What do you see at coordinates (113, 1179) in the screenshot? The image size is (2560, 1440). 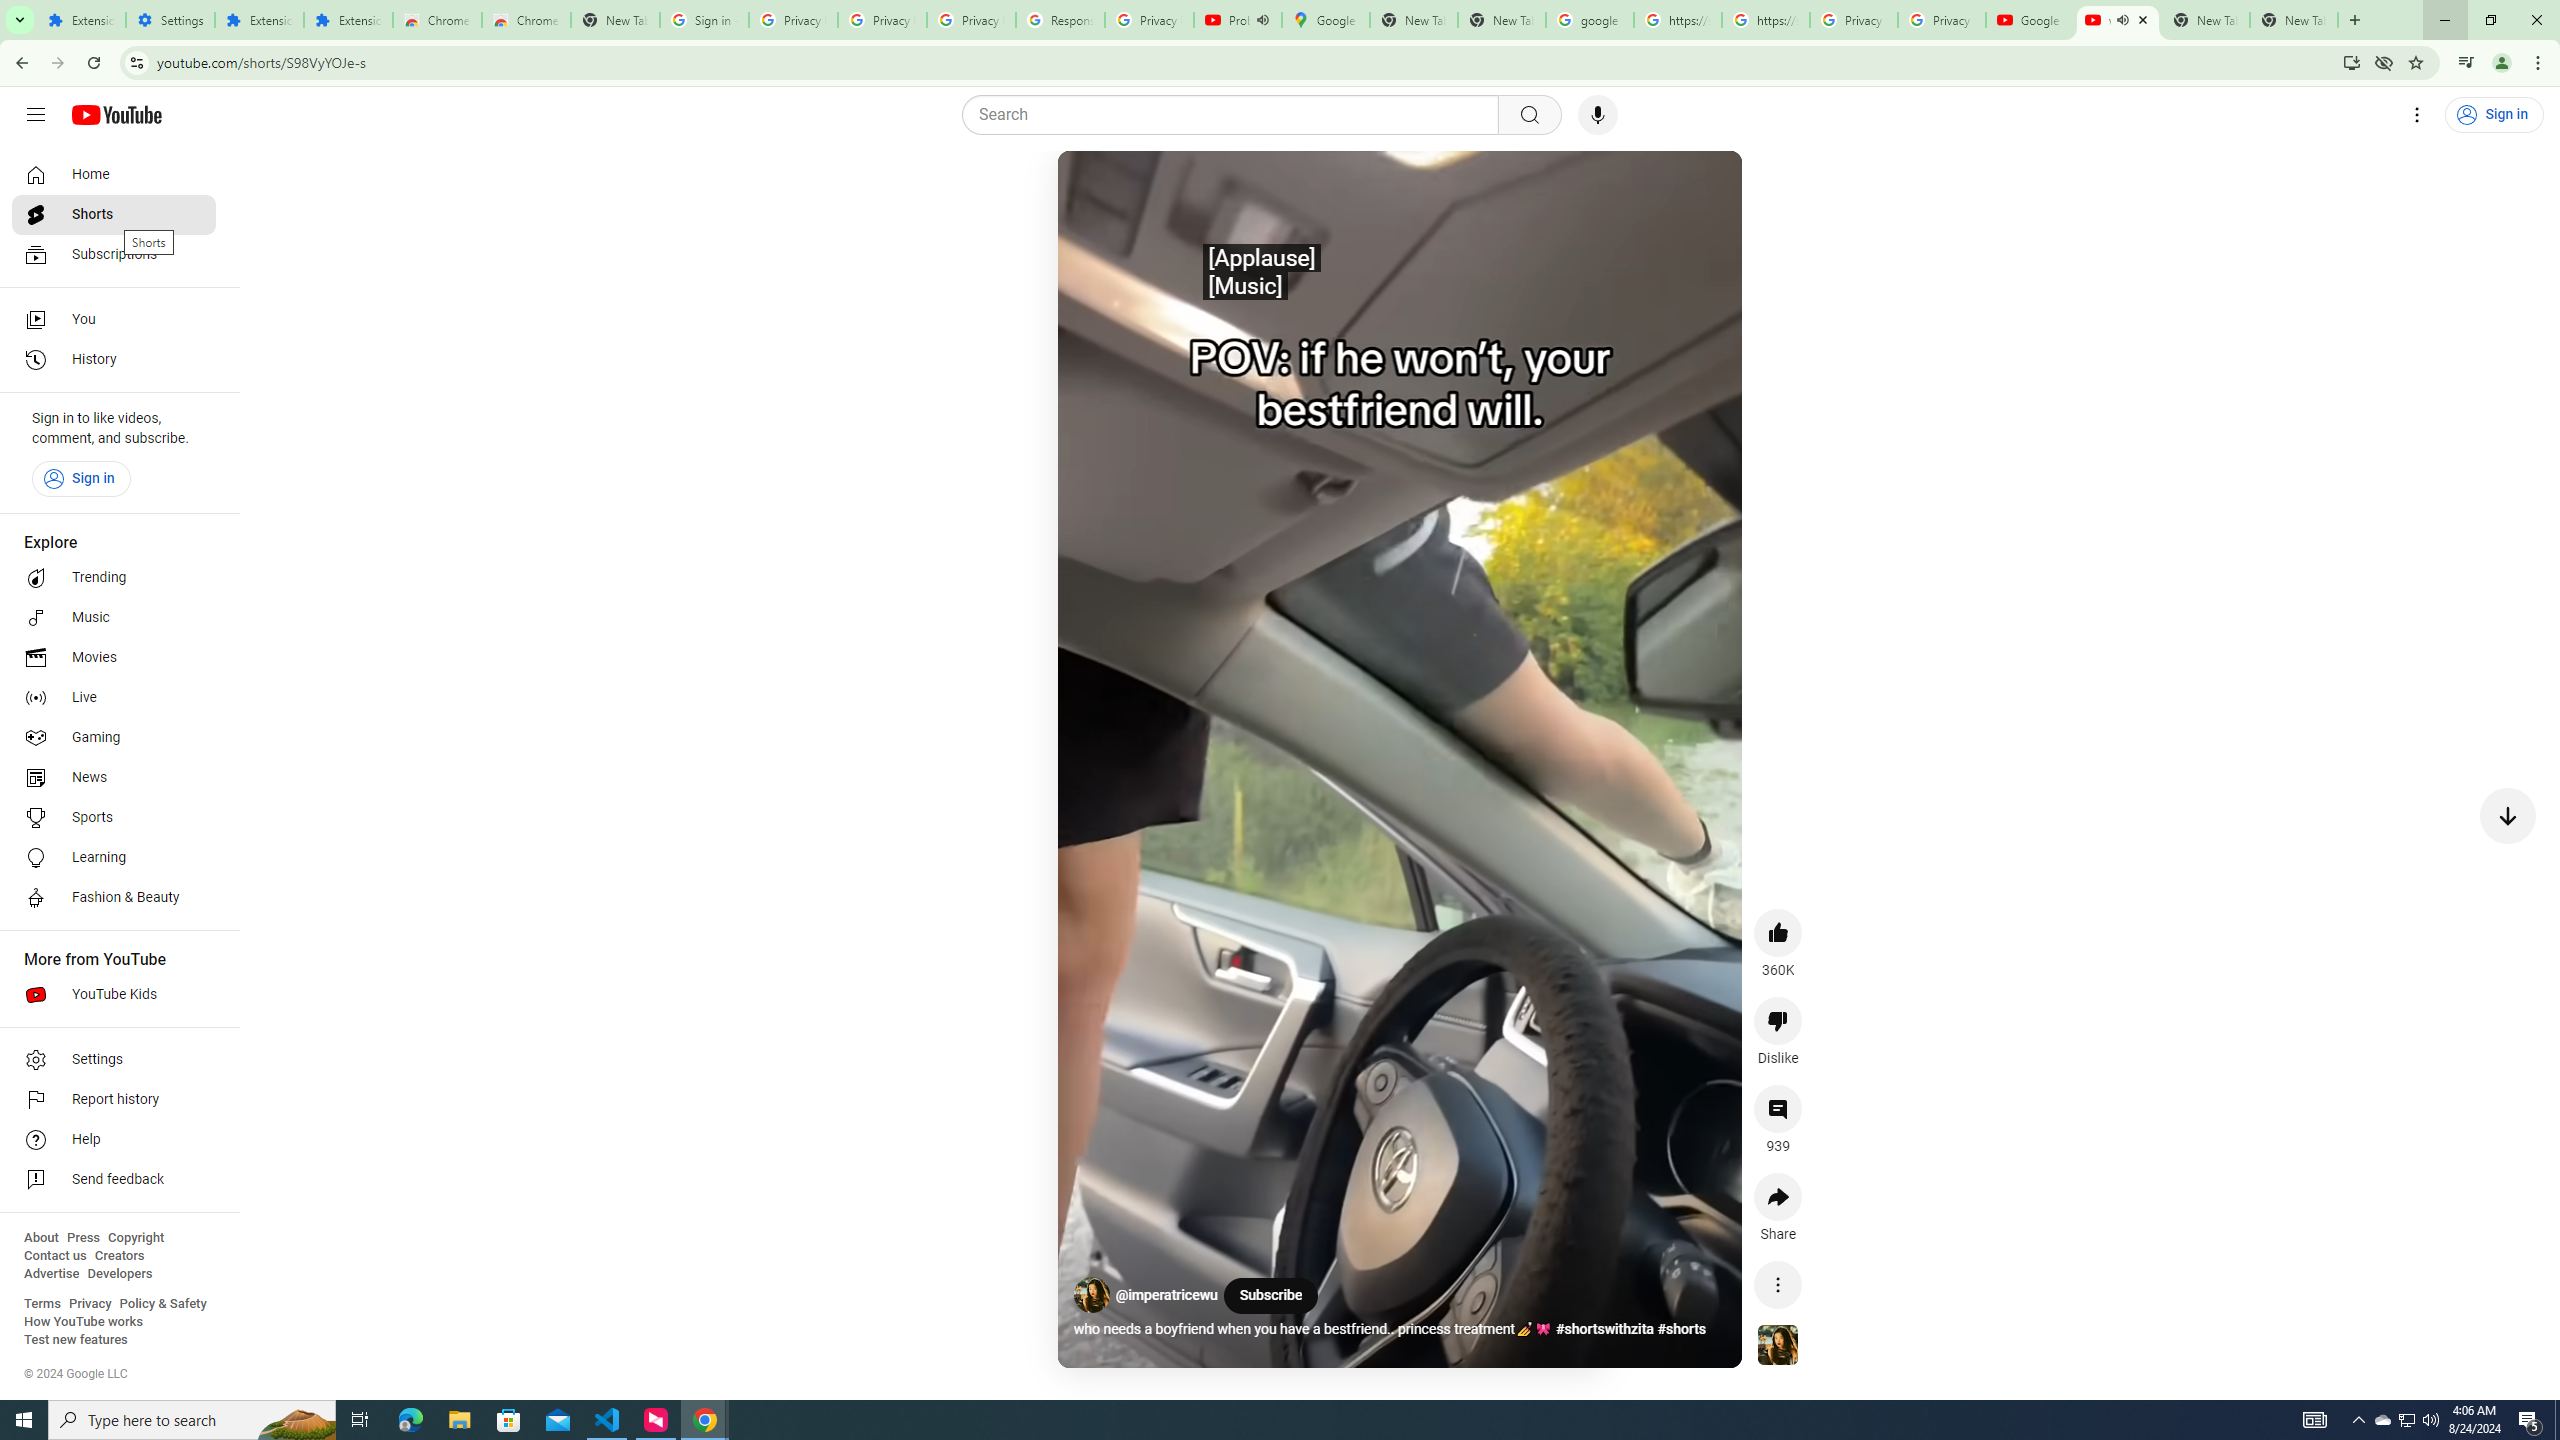 I see `'Send feedback'` at bounding box center [113, 1179].